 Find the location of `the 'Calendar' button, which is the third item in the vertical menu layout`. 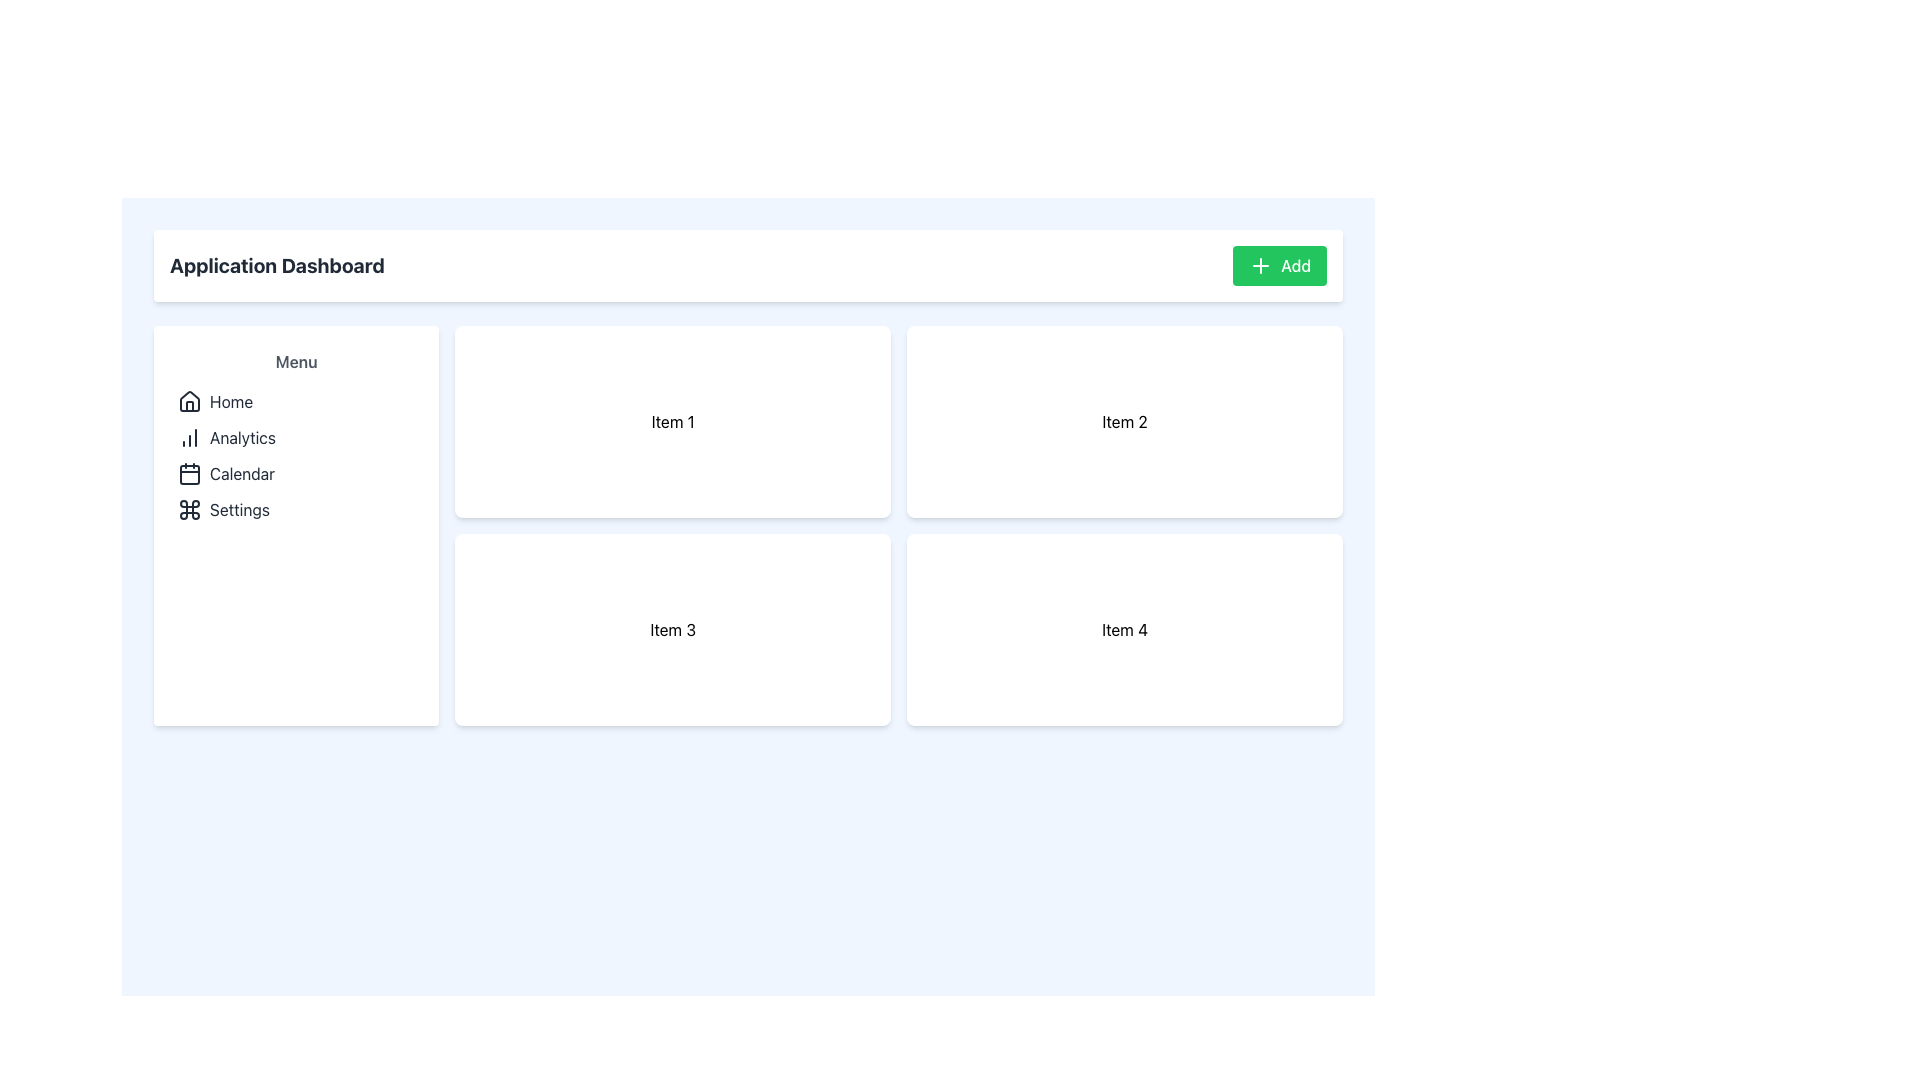

the 'Calendar' button, which is the third item in the vertical menu layout is located at coordinates (295, 474).